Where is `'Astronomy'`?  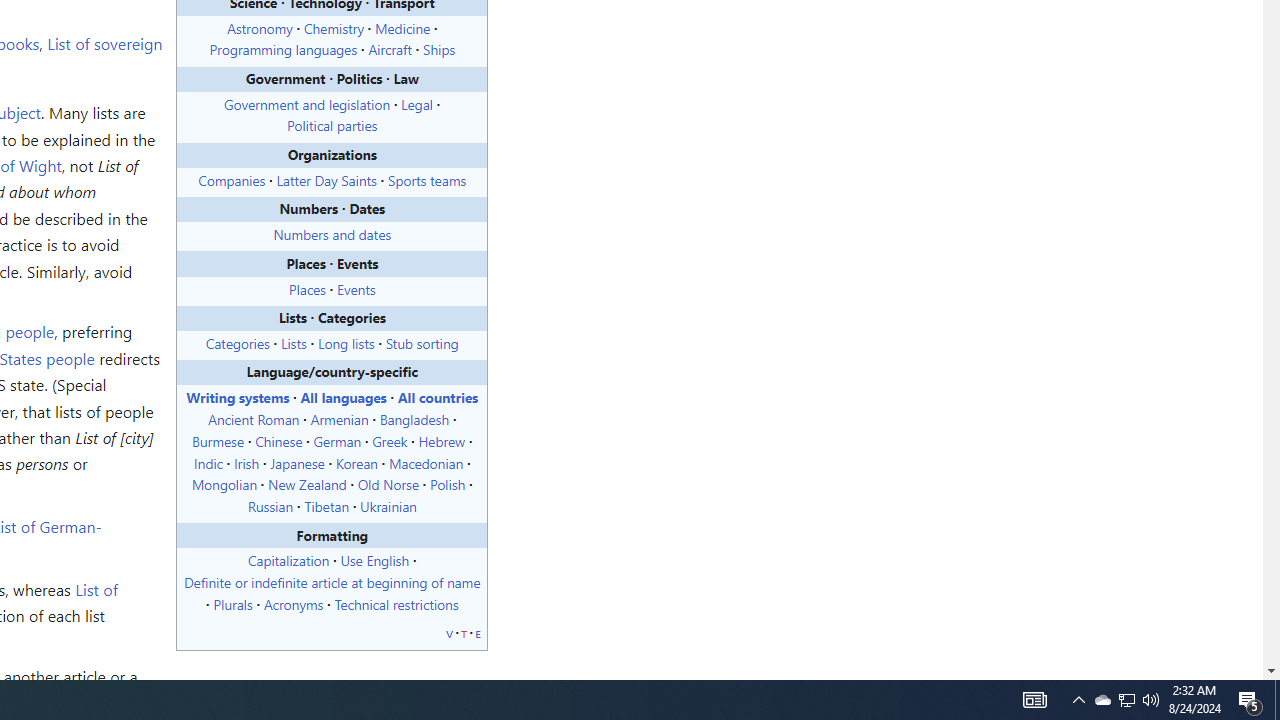 'Astronomy' is located at coordinates (258, 27).